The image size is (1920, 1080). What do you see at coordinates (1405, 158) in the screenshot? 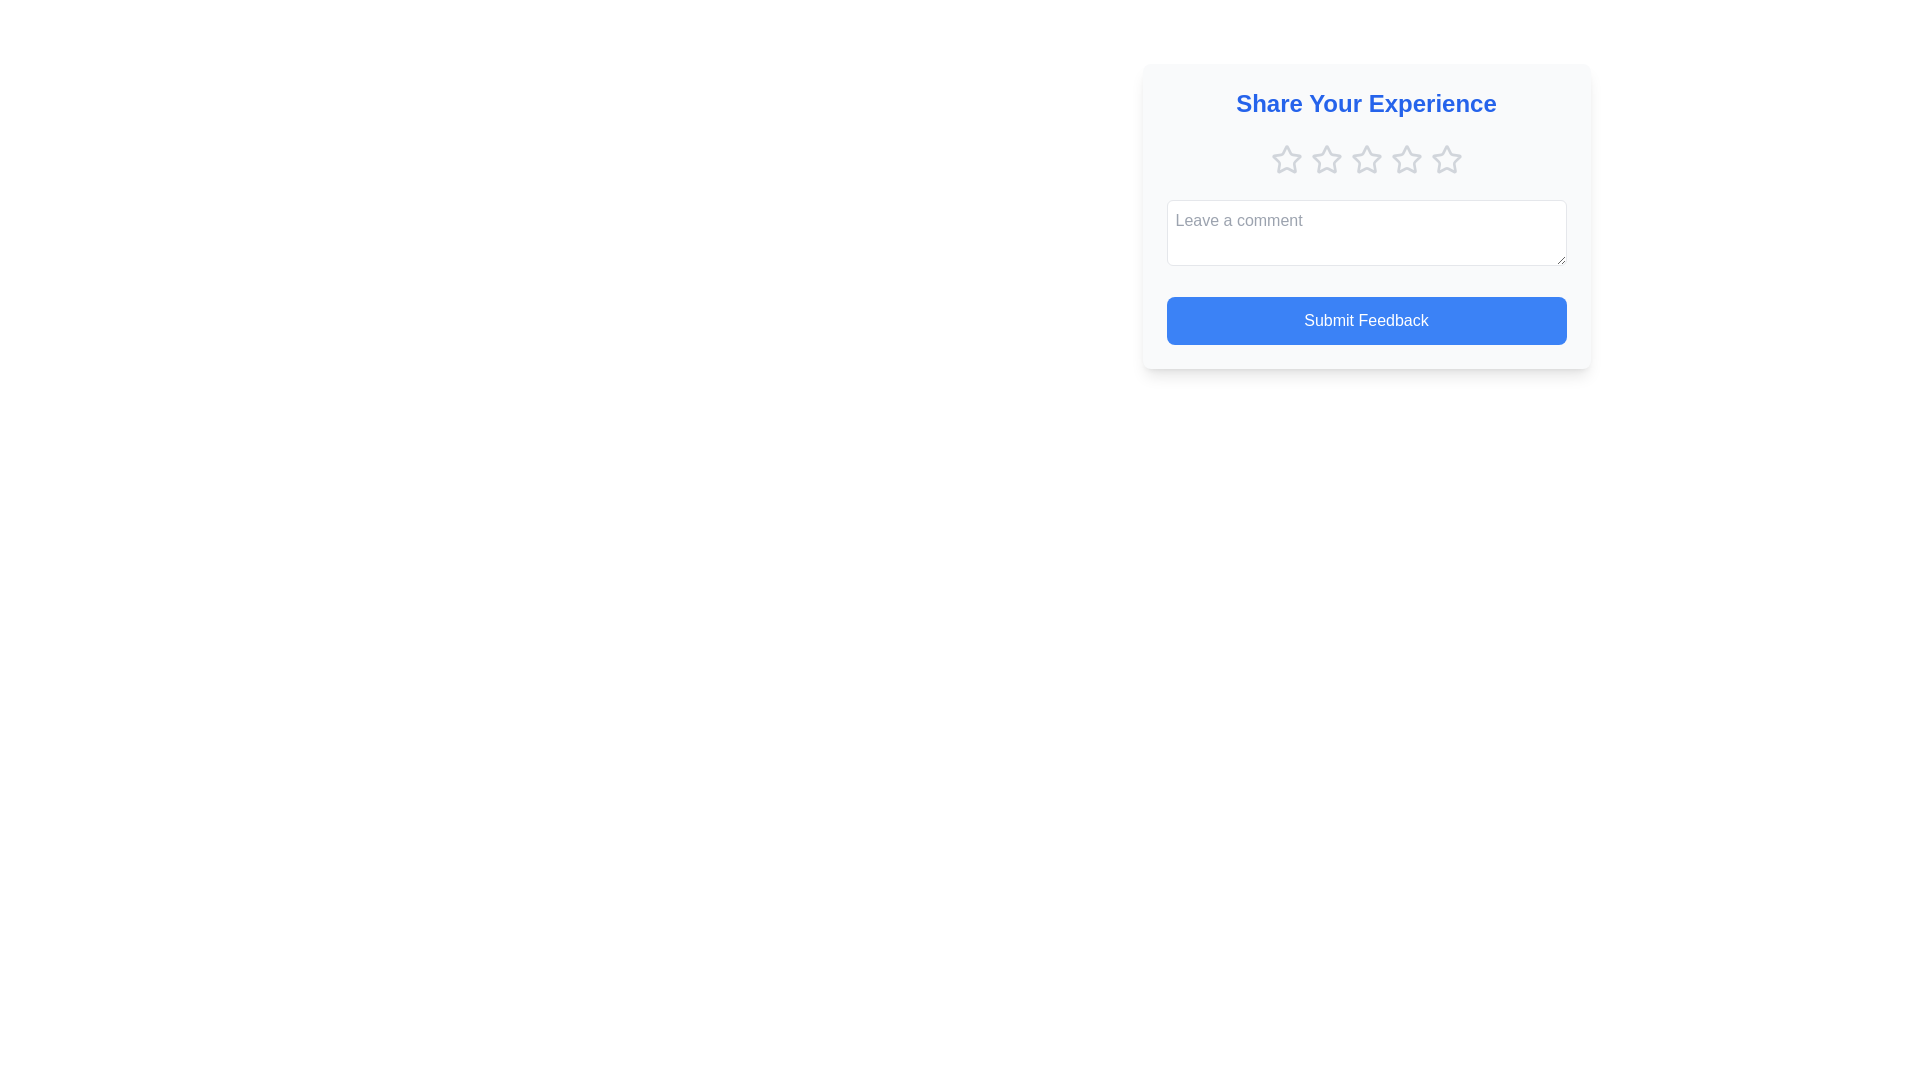
I see `the fourth star icon in the rating component under 'Share Your Experience'` at bounding box center [1405, 158].